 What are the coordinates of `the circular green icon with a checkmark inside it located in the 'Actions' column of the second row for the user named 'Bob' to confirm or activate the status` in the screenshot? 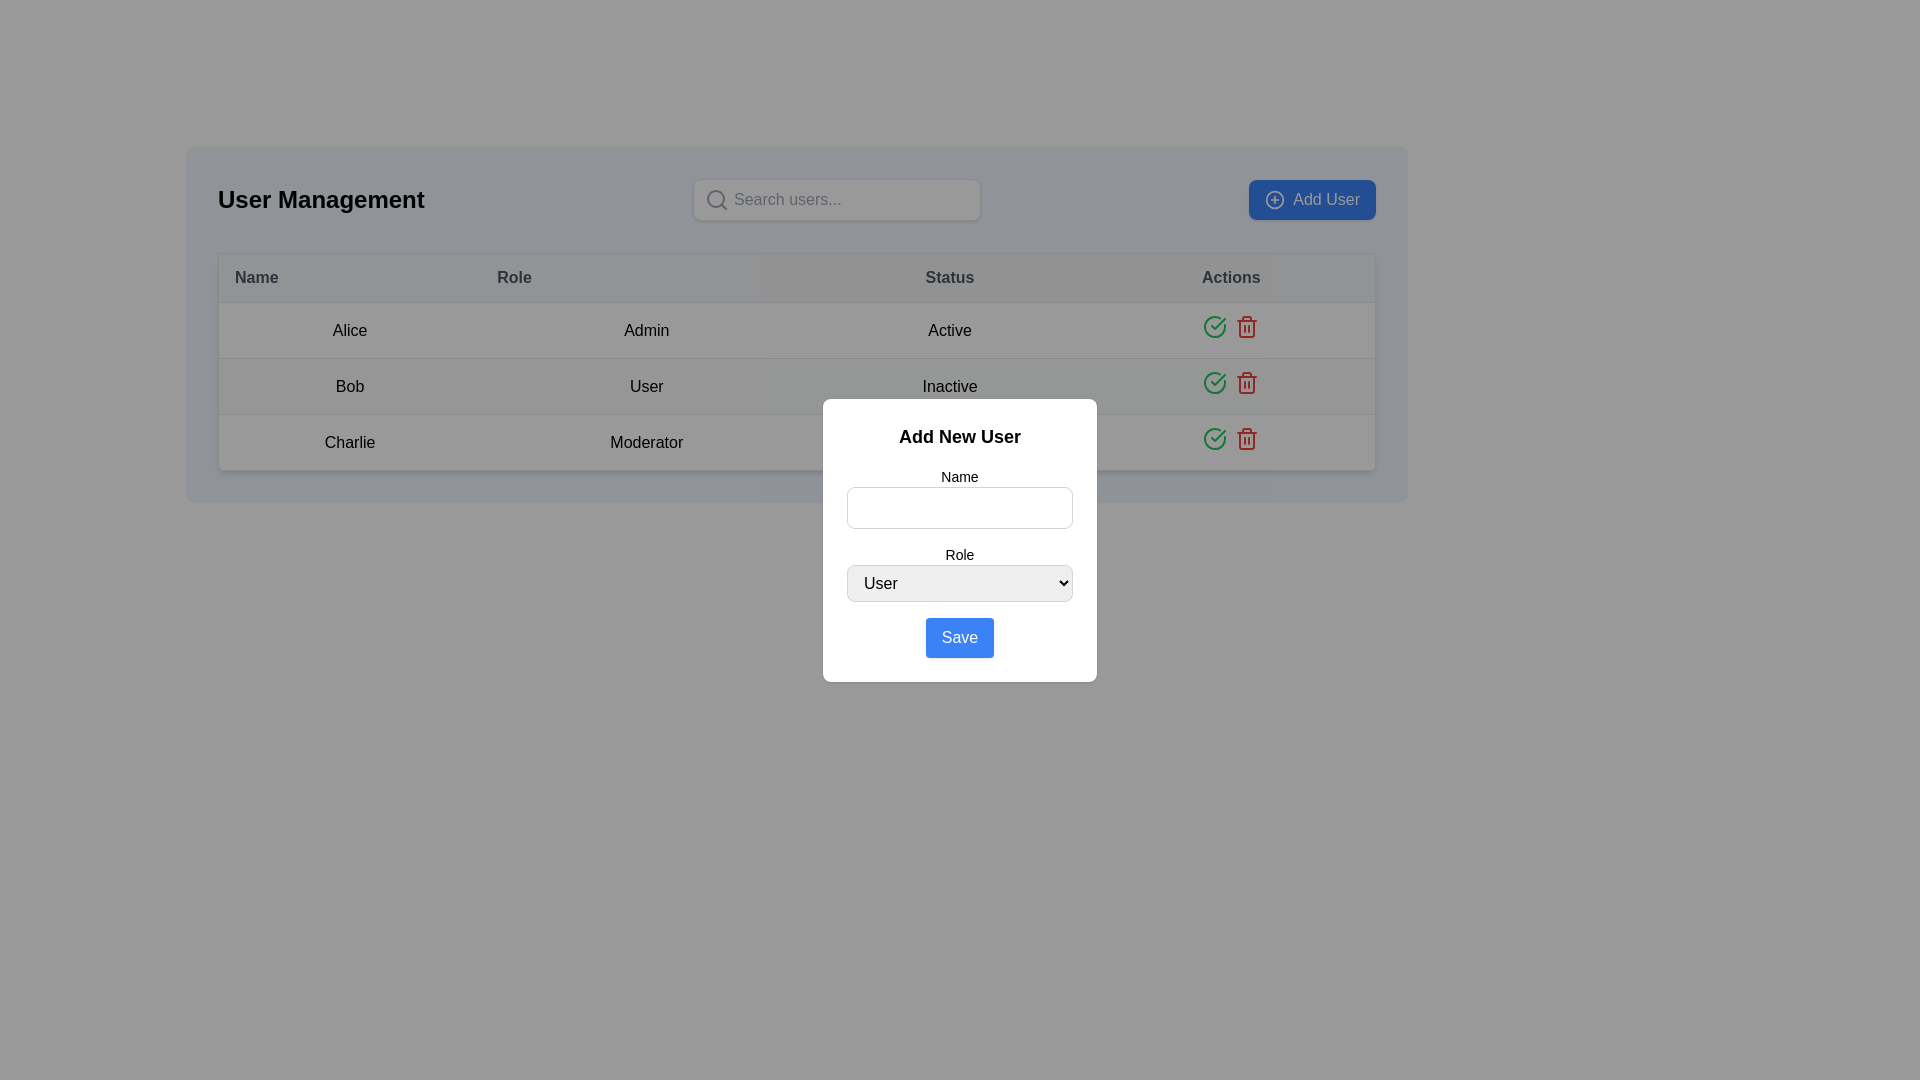 It's located at (1214, 382).